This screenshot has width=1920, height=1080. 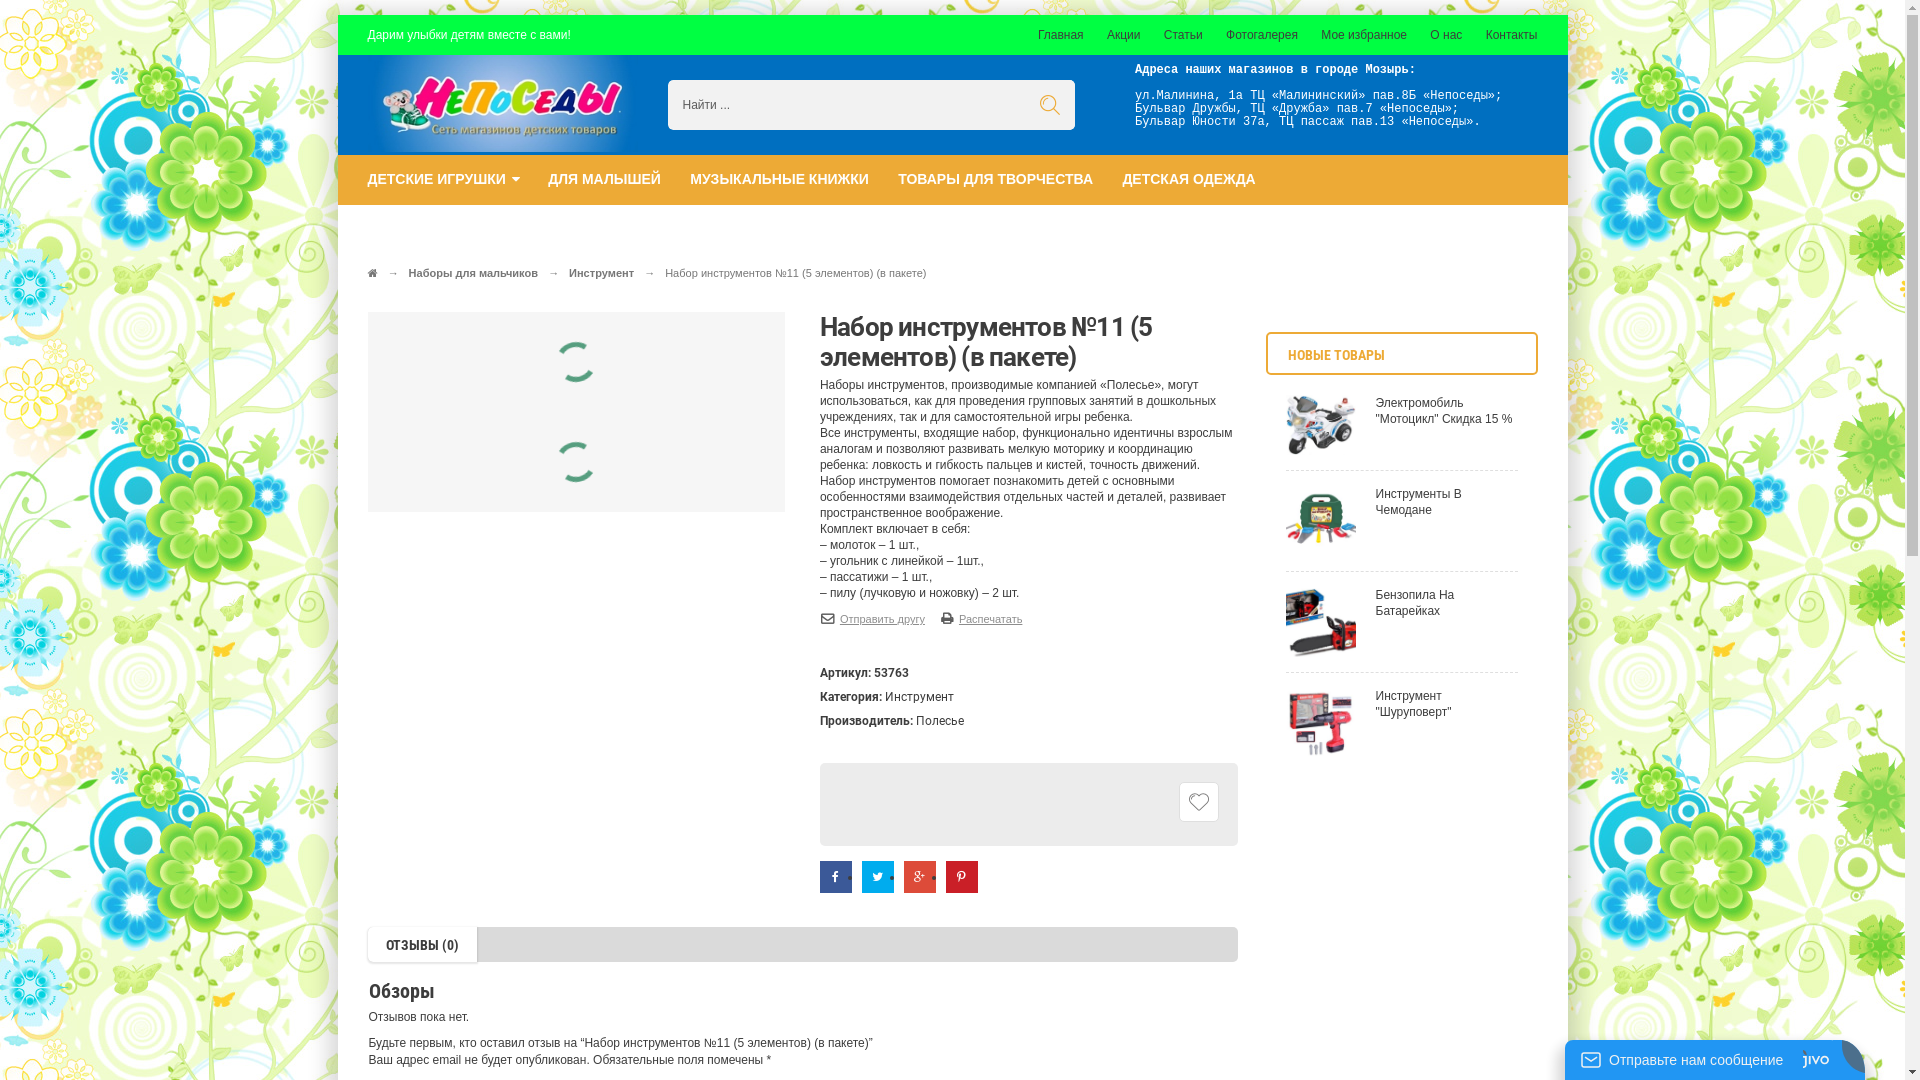 I want to click on '53763-2', so click(x=523, y=464).